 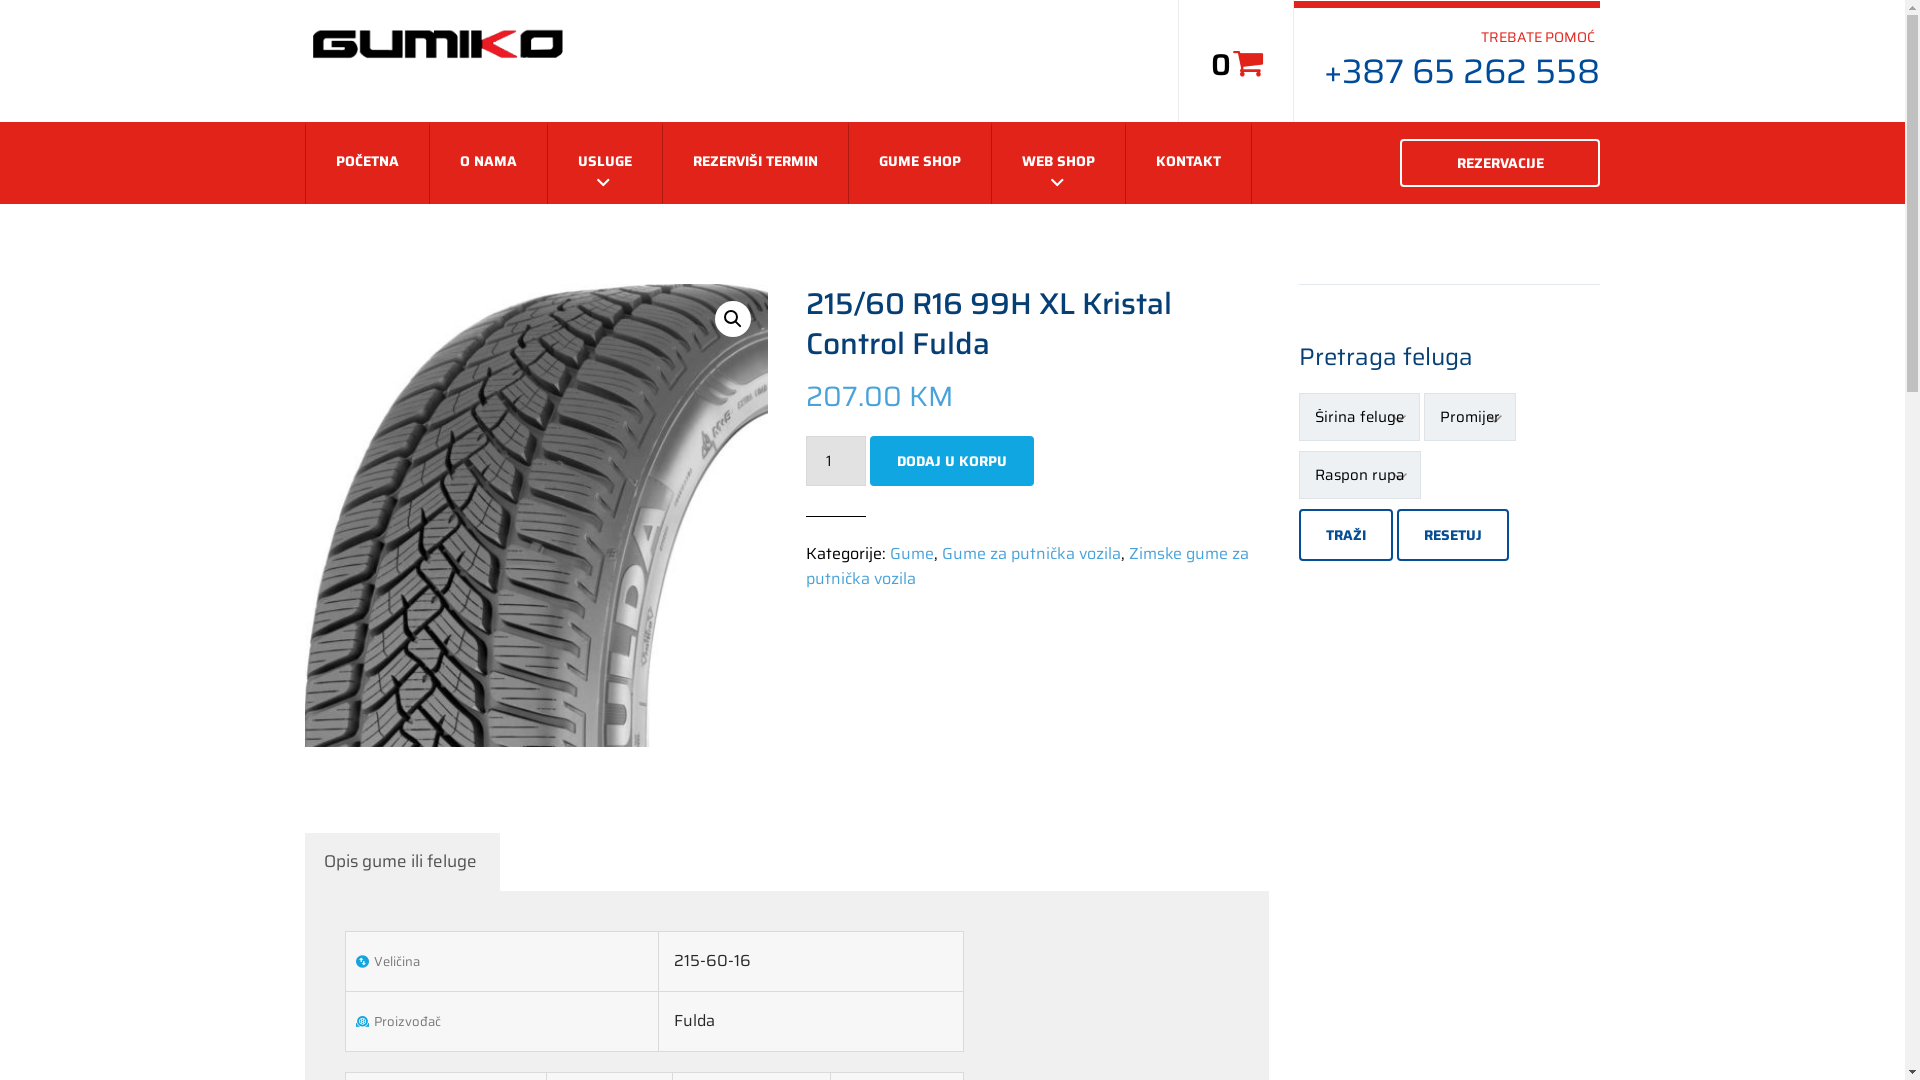 I want to click on 'RESETUJ', so click(x=1453, y=534).